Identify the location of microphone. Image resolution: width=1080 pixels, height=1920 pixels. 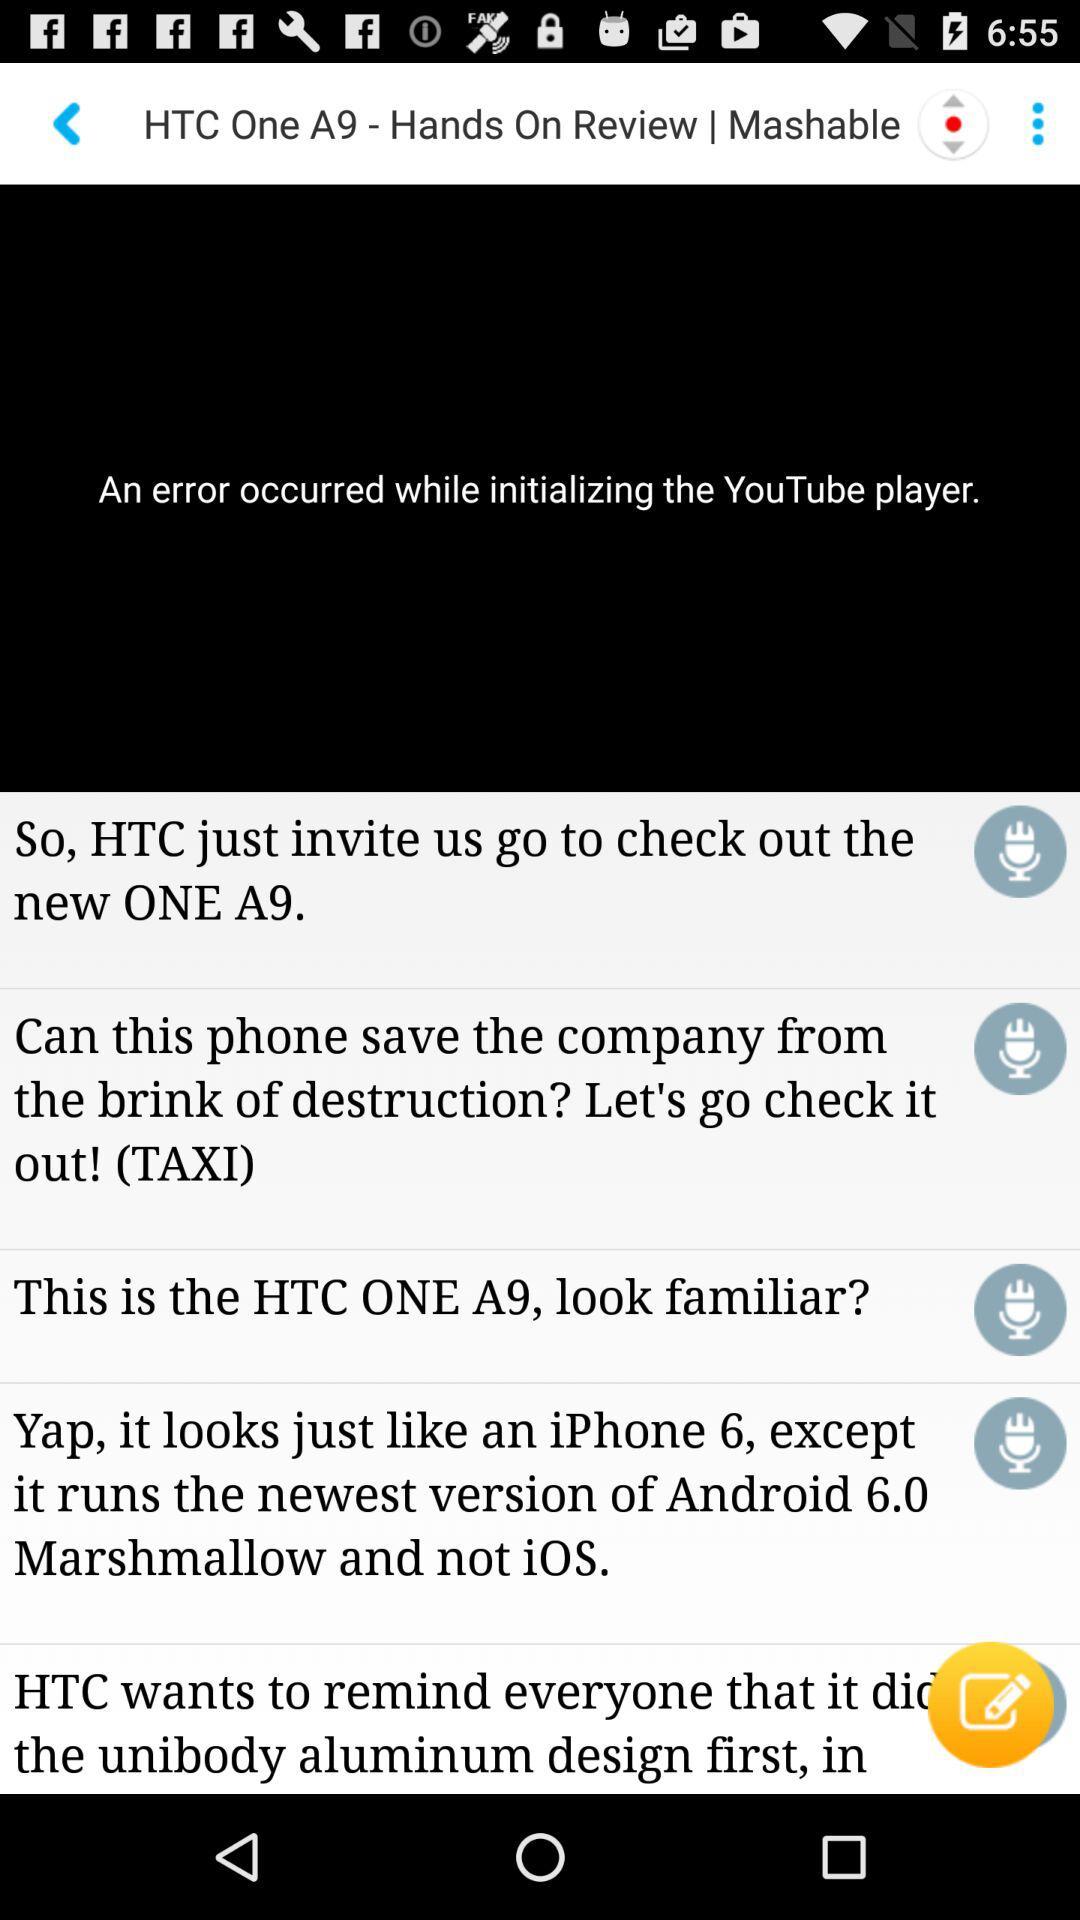
(1020, 1047).